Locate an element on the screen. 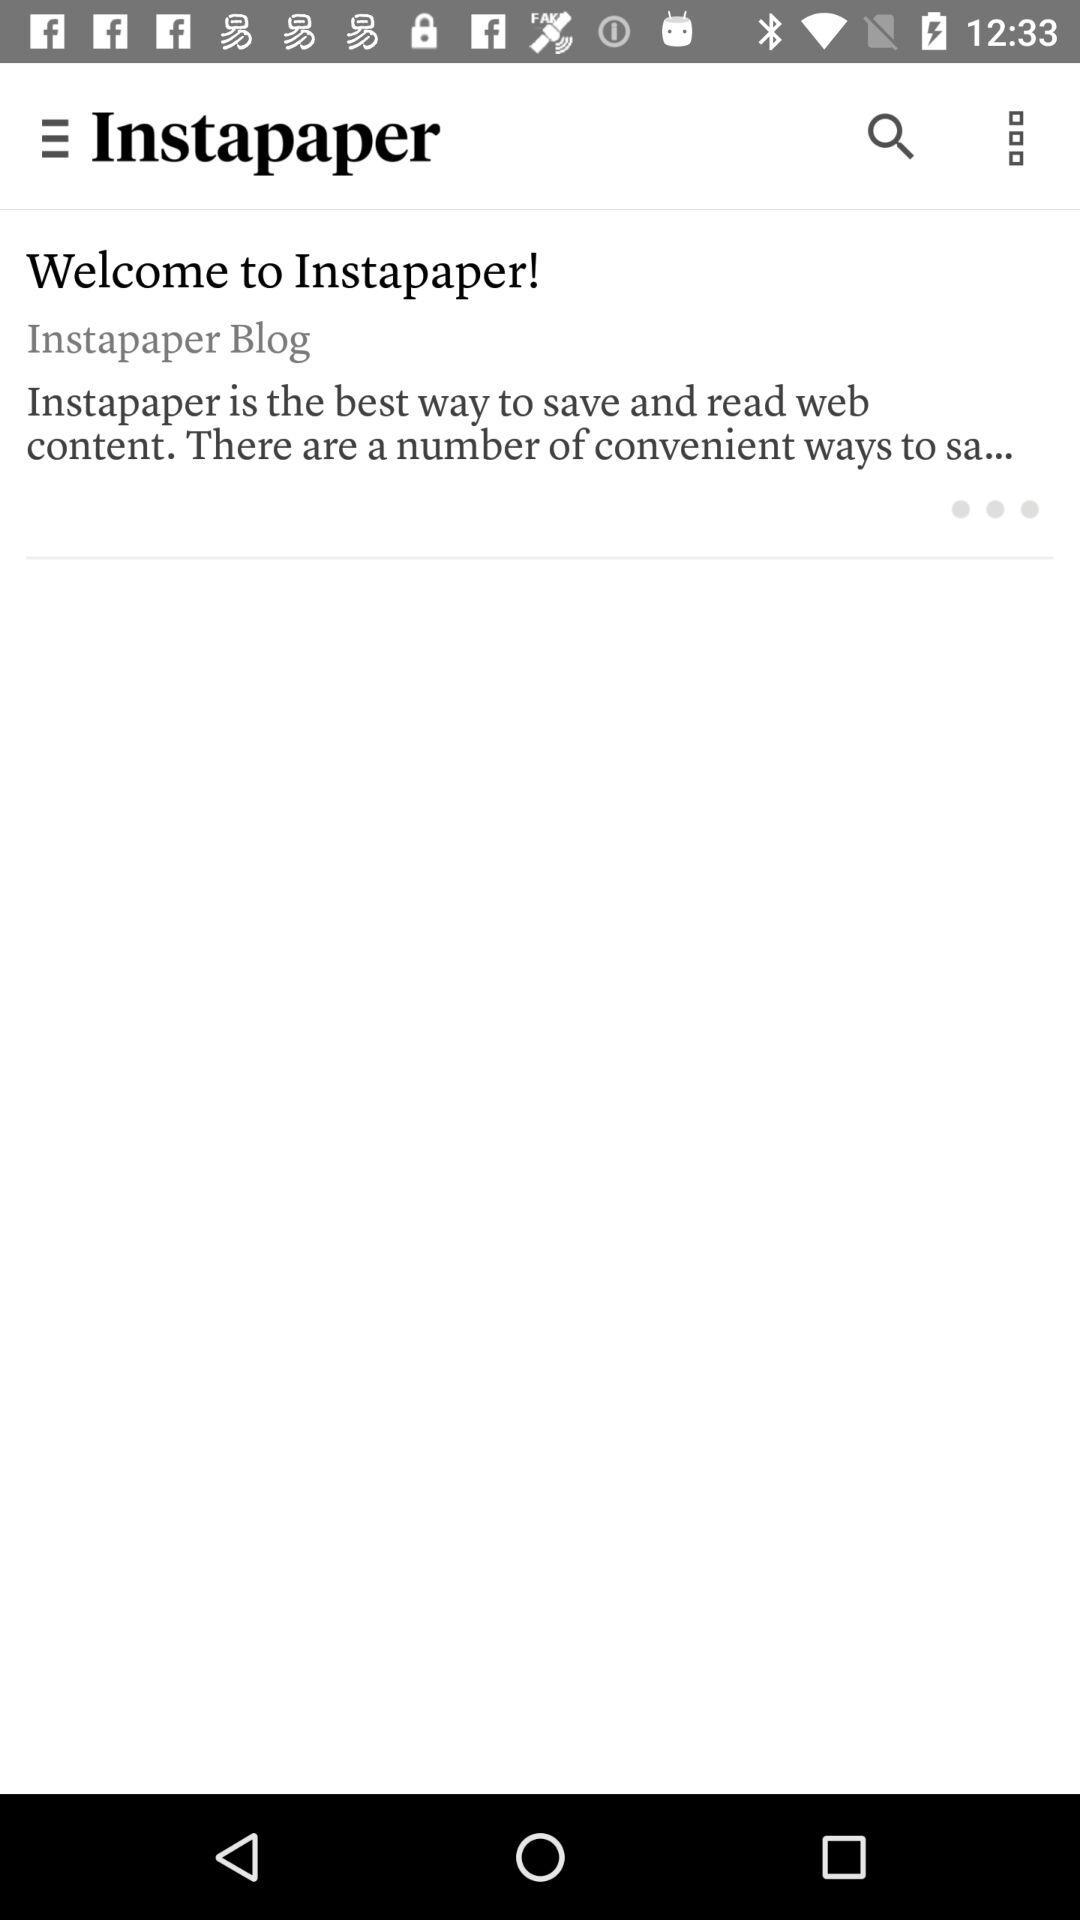  the instapaper blog is located at coordinates (525, 334).